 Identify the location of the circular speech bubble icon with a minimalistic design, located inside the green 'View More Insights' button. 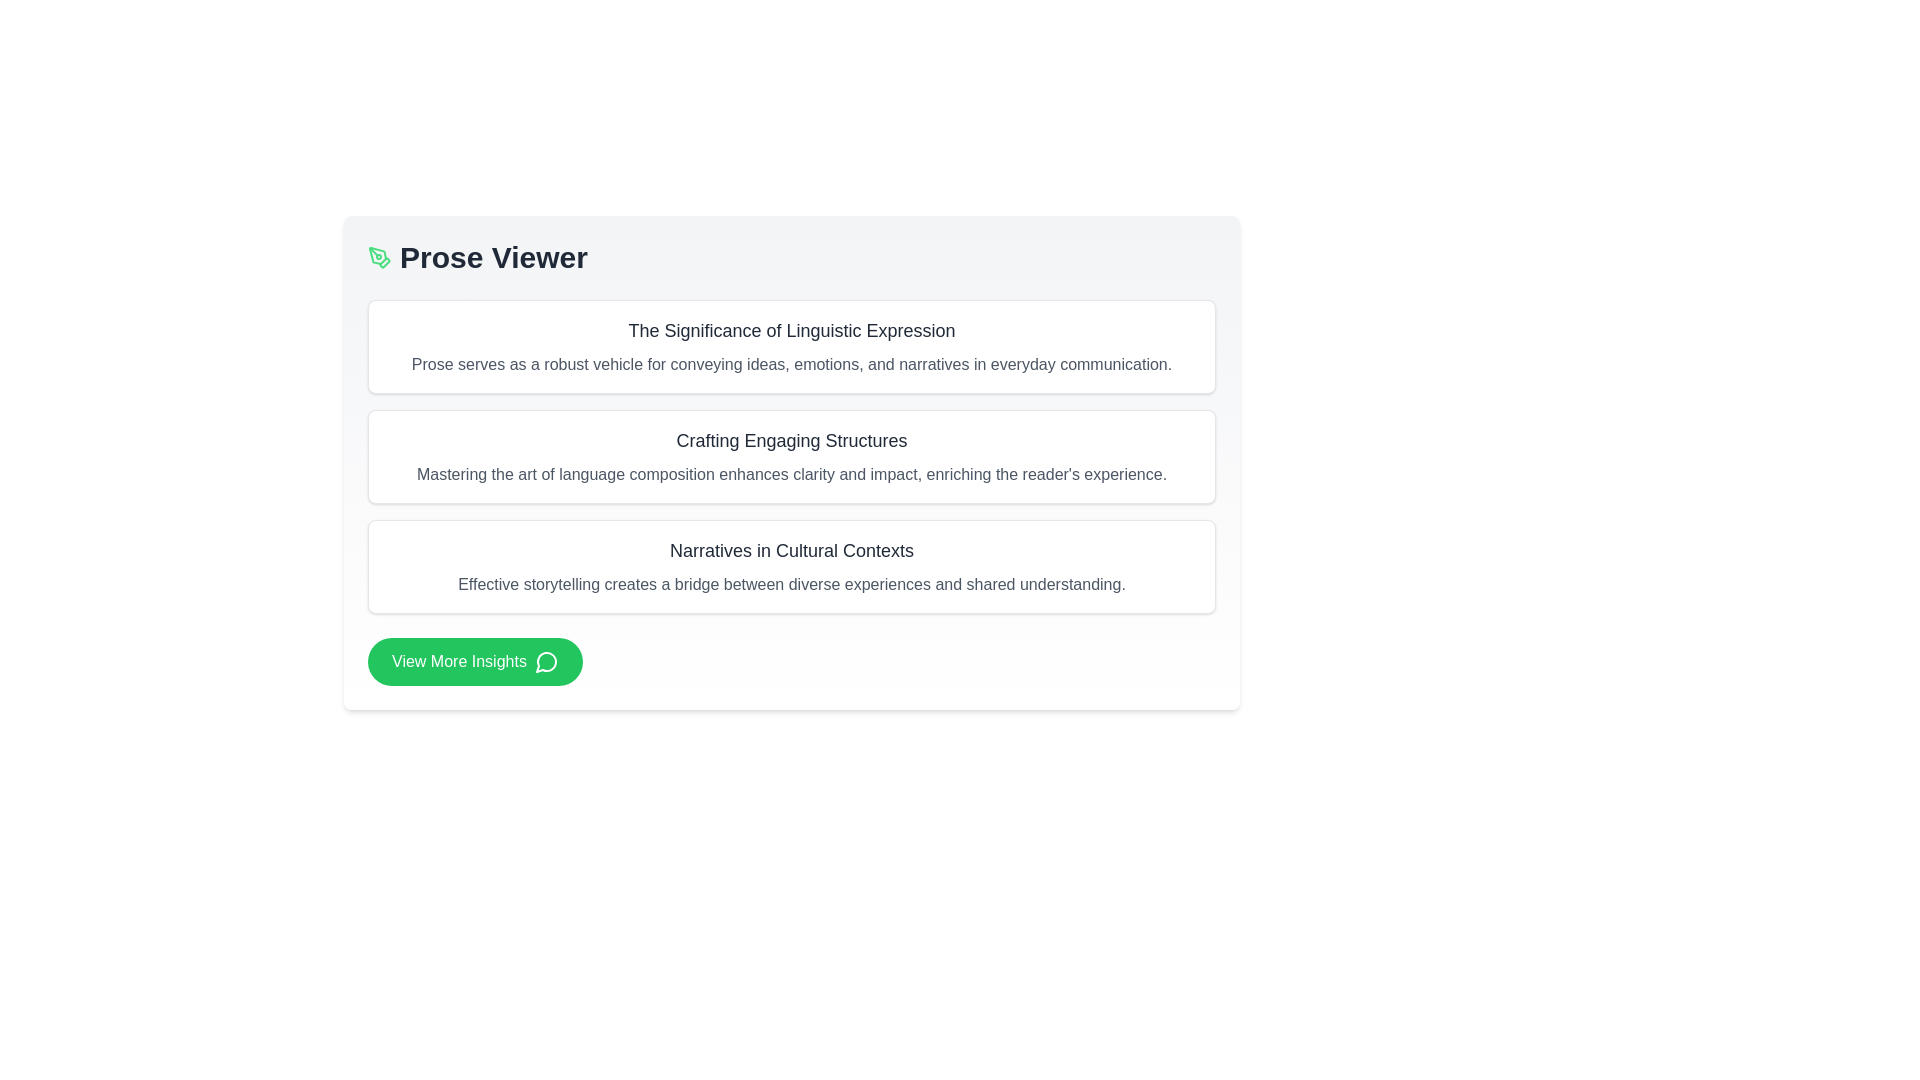
(546, 662).